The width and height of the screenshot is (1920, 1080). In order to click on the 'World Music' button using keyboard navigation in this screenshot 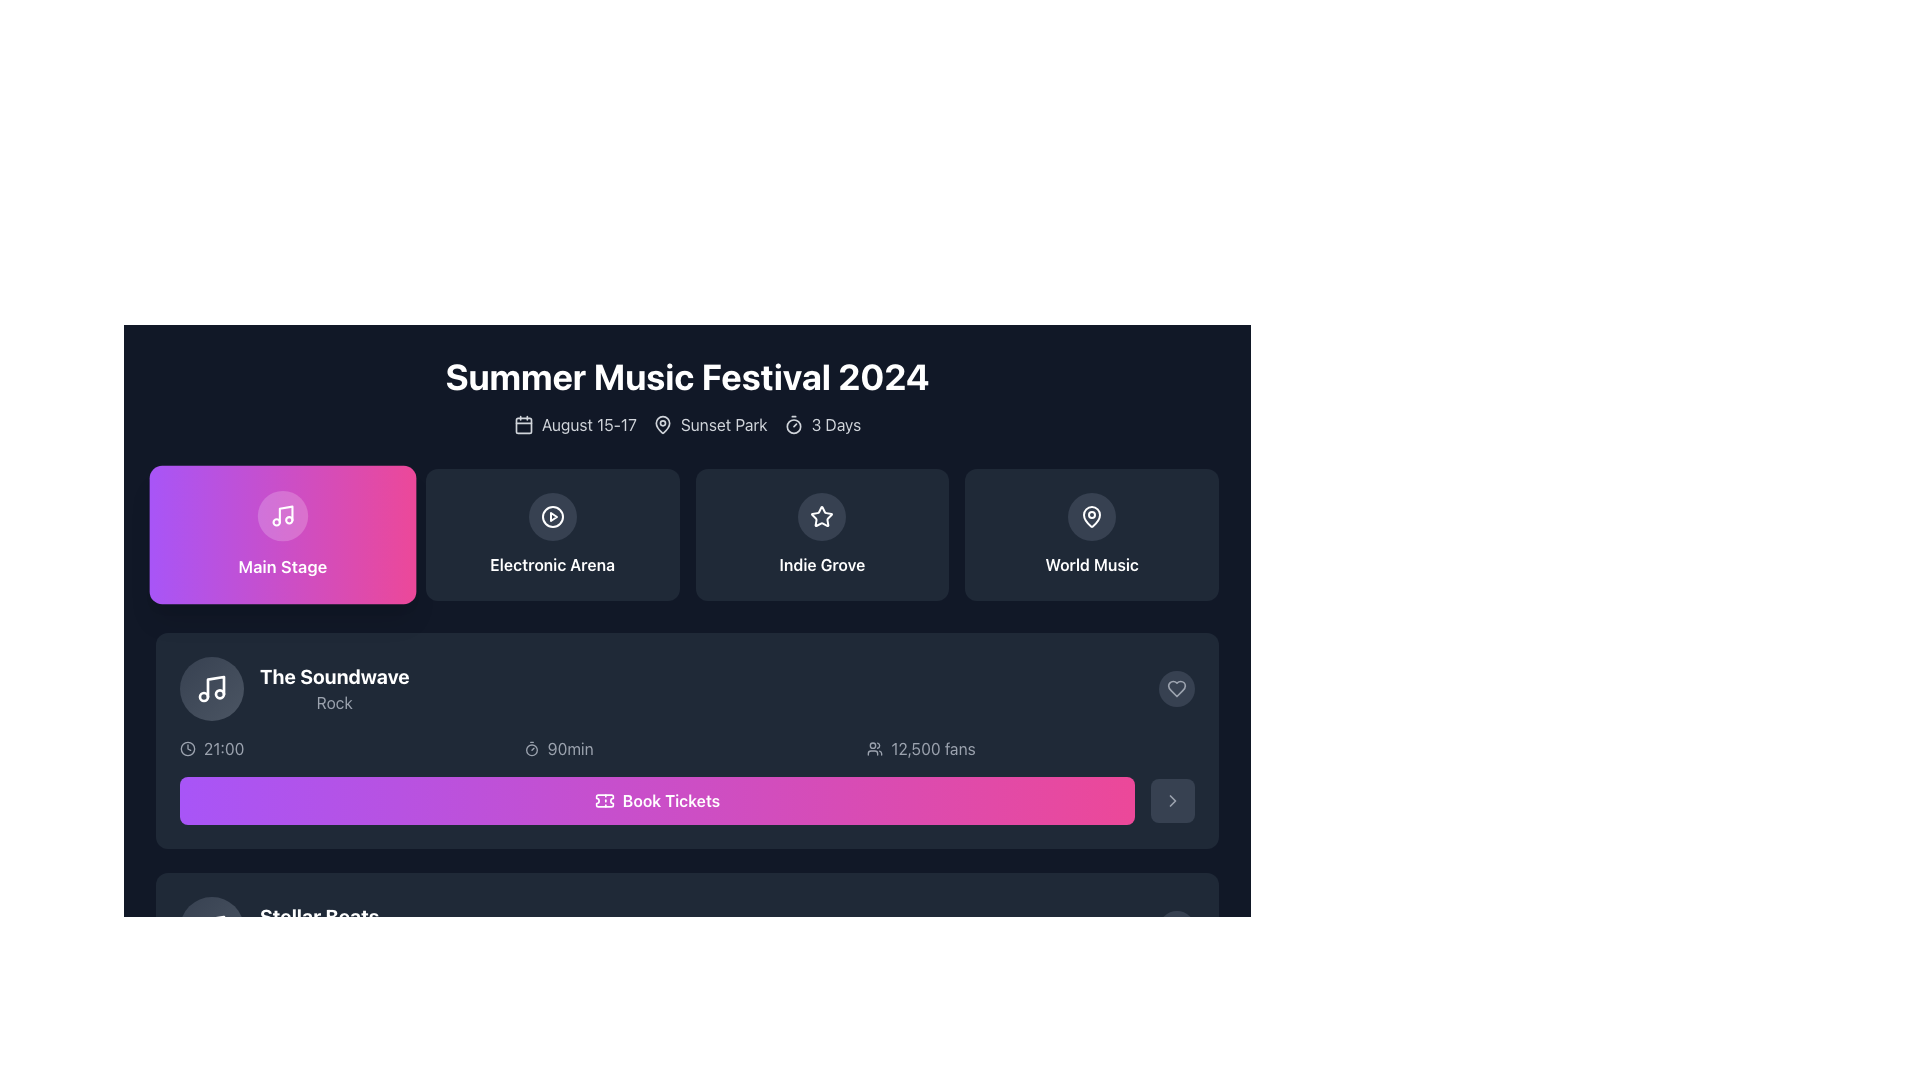, I will do `click(1091, 534)`.